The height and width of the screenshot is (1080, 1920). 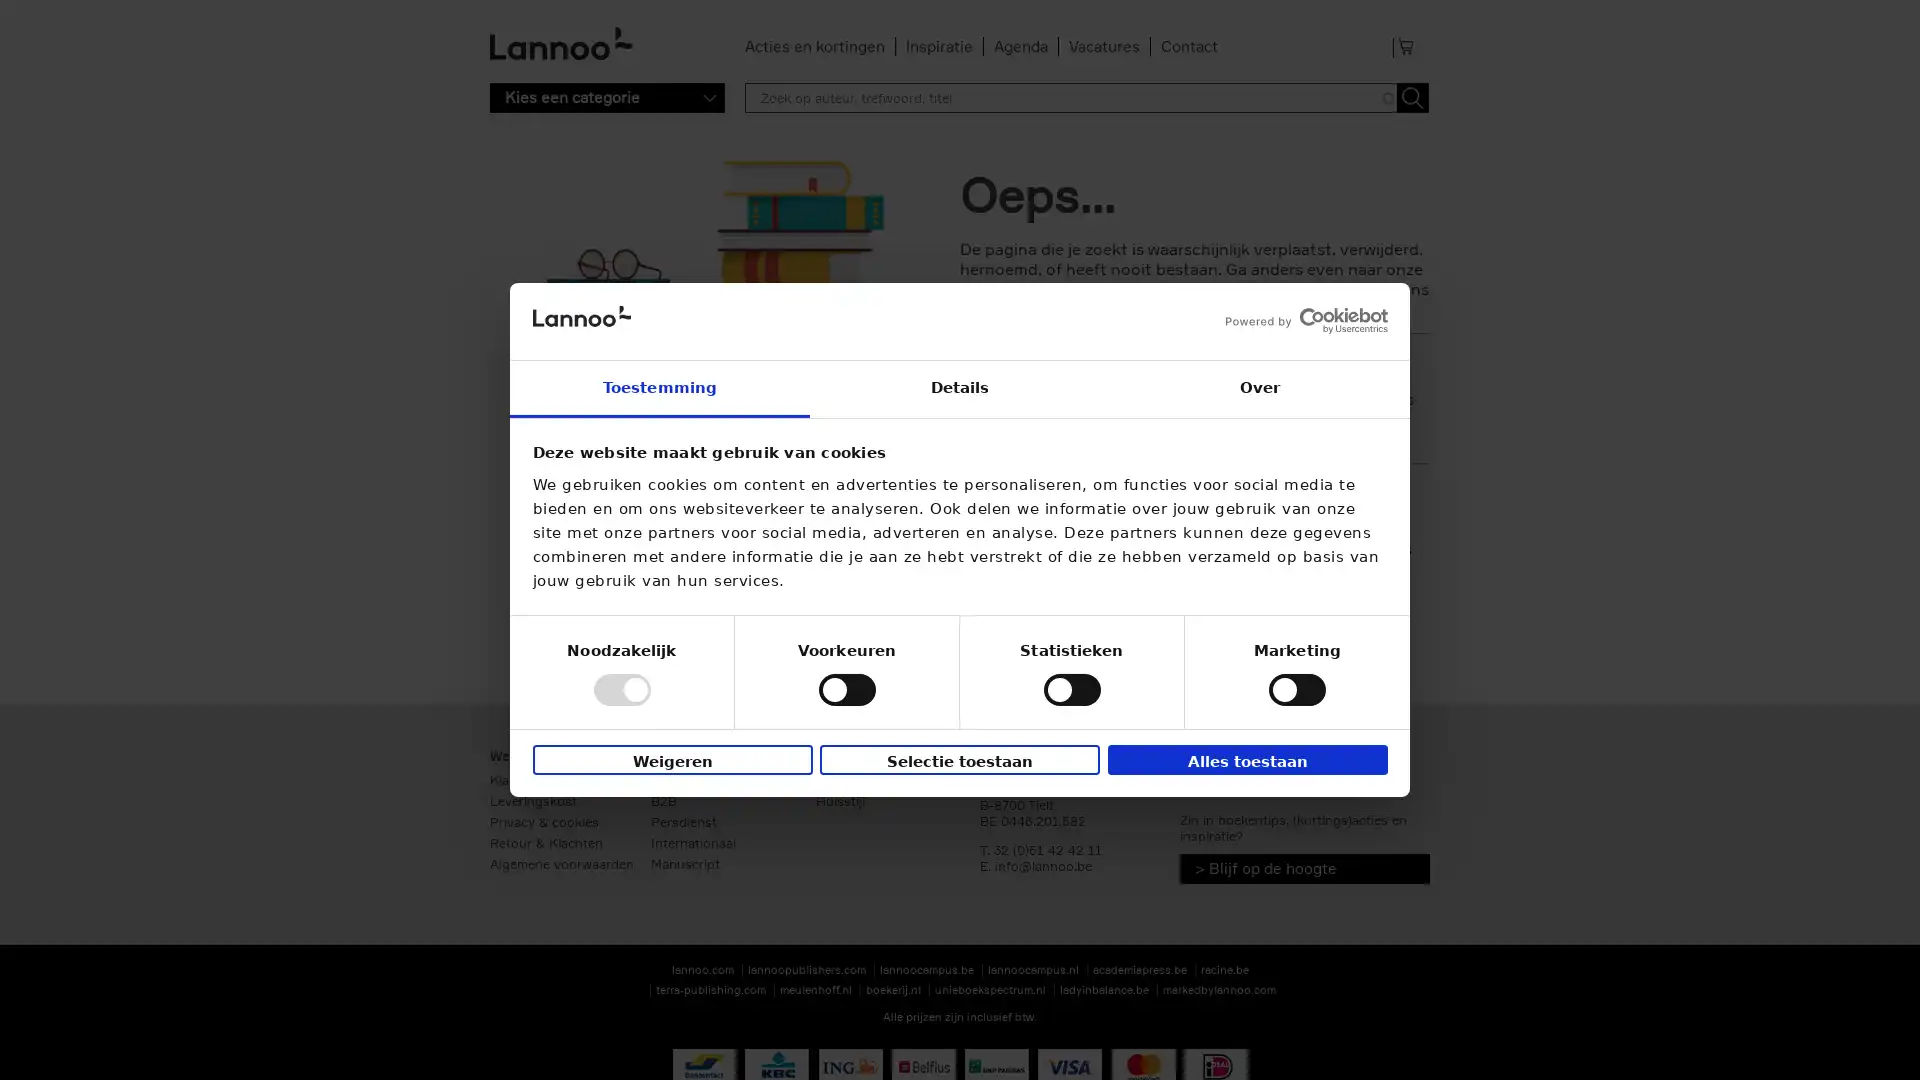 What do you see at coordinates (960, 759) in the screenshot?
I see `Selectie toestaan` at bounding box center [960, 759].